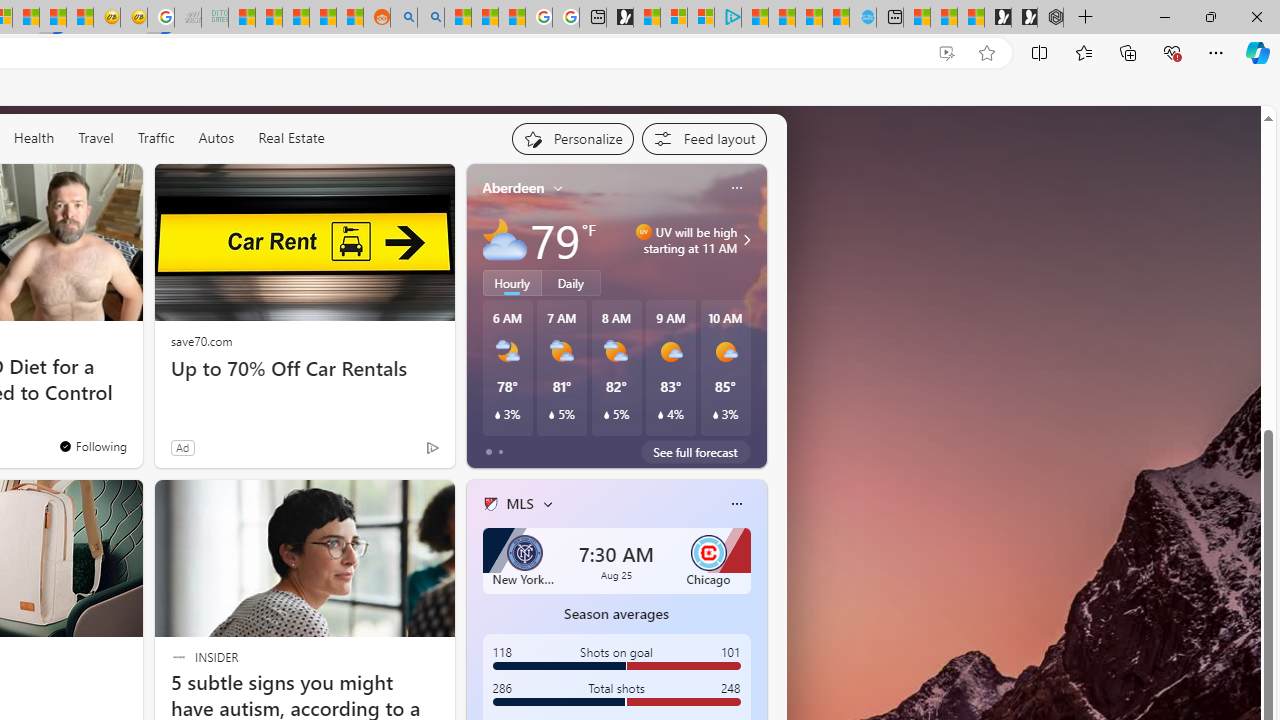 The height and width of the screenshot is (720, 1280). I want to click on 'MLS', so click(519, 502).